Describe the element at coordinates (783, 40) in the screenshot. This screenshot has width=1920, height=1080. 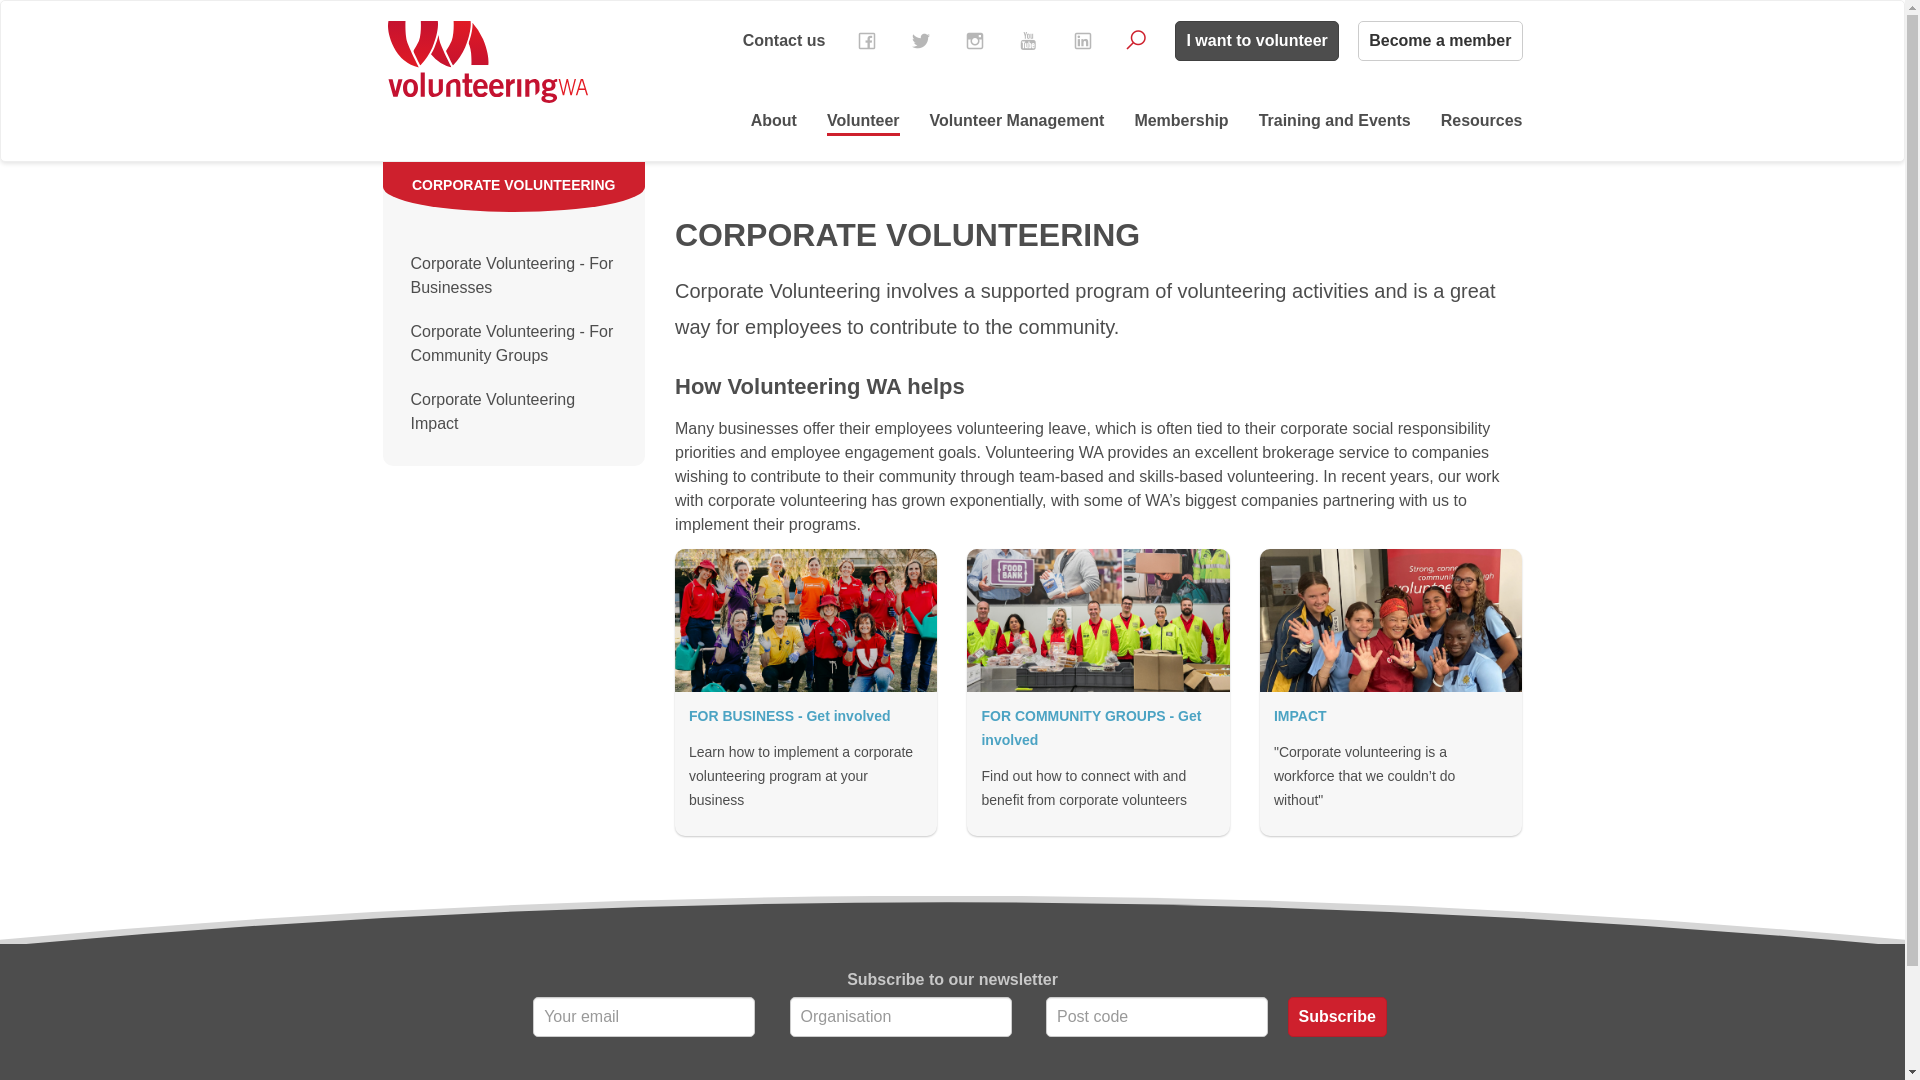
I see `'Contact us'` at that location.